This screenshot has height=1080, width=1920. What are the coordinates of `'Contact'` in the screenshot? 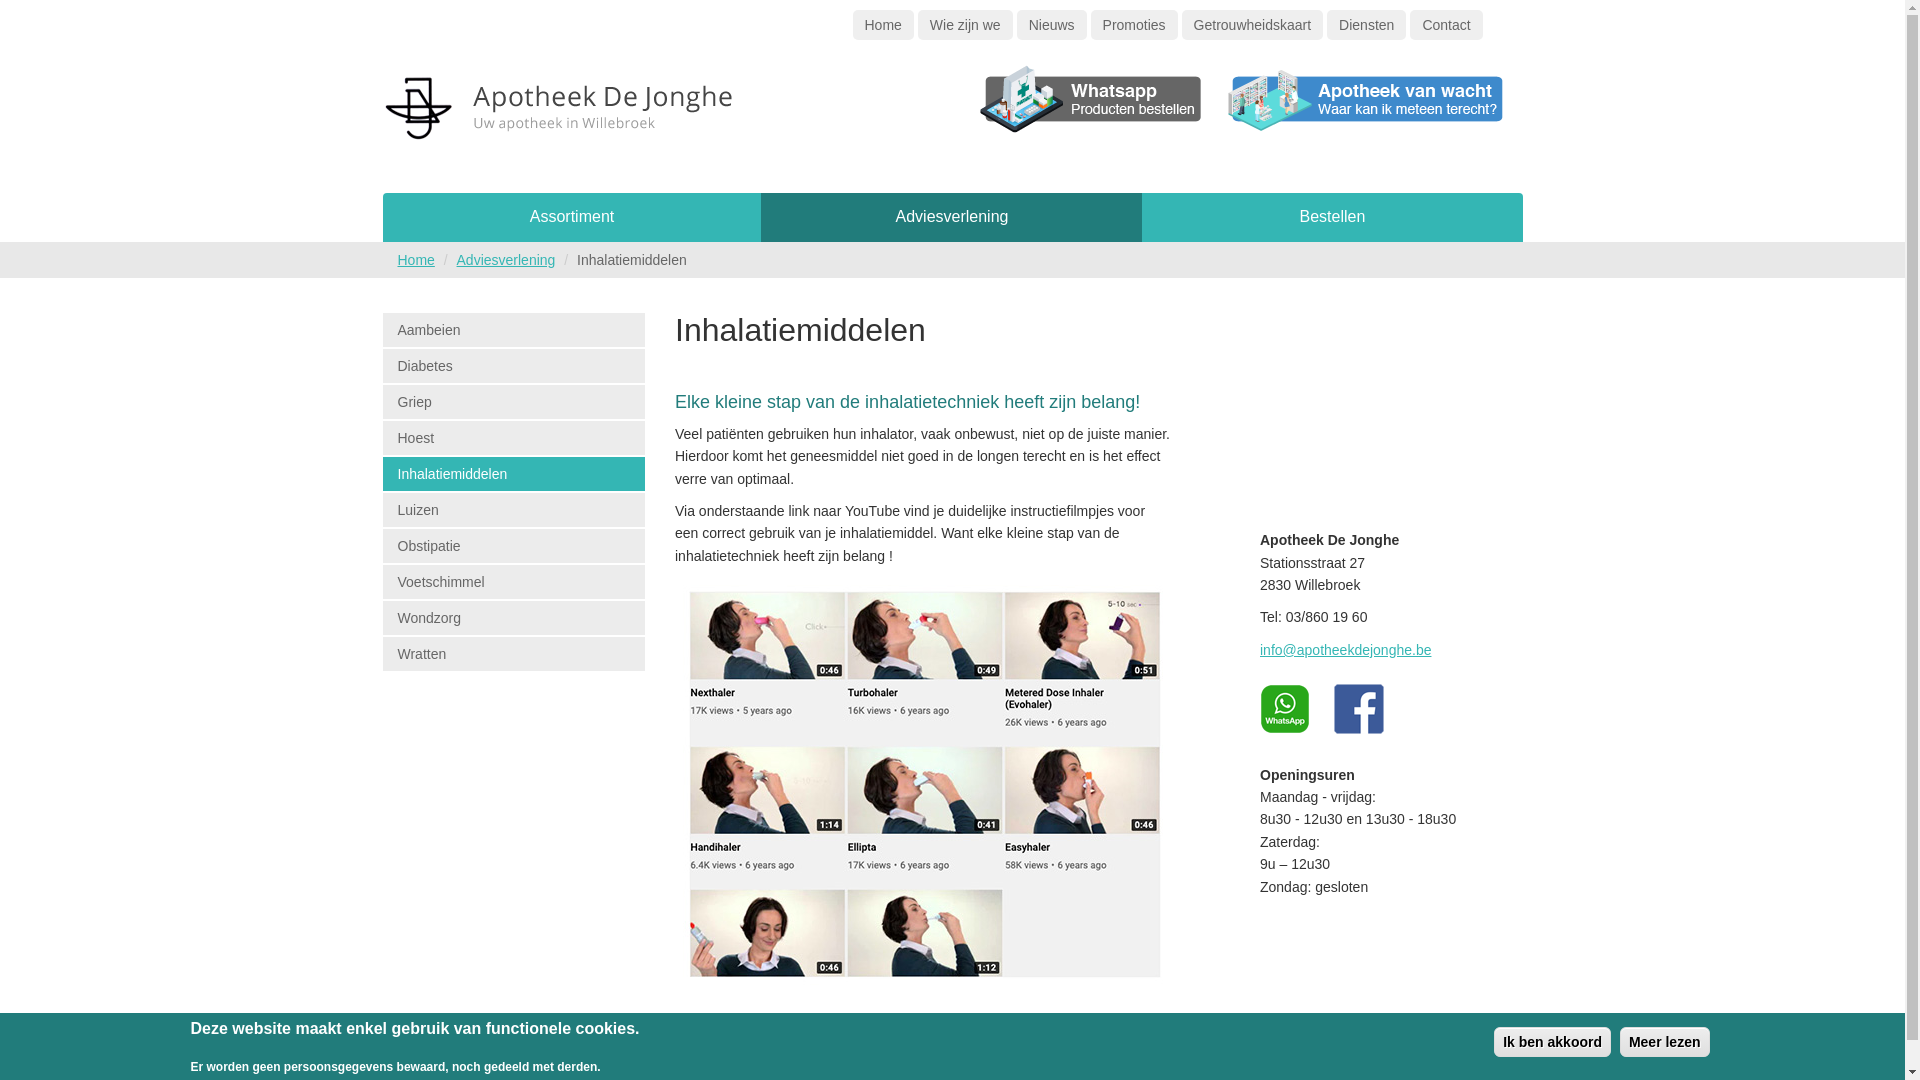 It's located at (1445, 24).